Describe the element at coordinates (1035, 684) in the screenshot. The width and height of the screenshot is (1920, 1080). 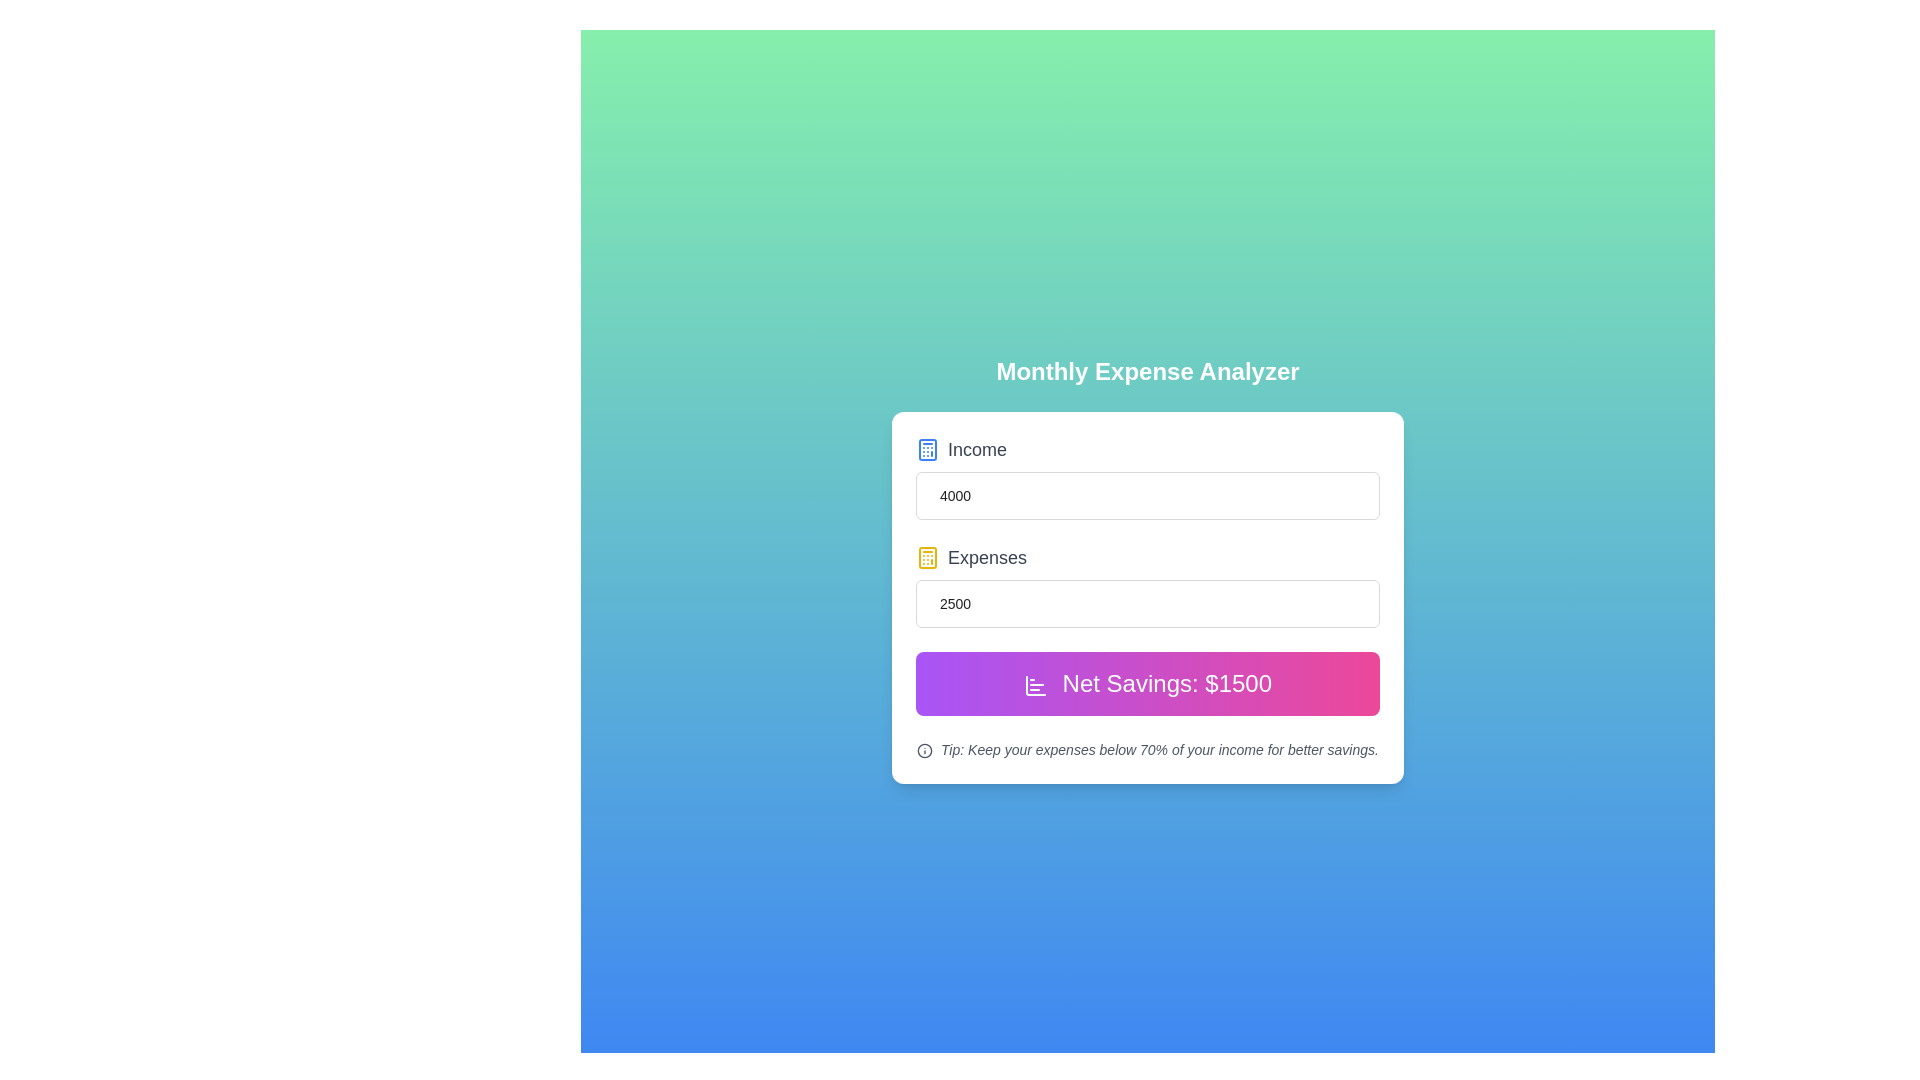
I see `the bar chart icon located within the 'Net Savings: $1500' label at the bottom of the interface` at that location.